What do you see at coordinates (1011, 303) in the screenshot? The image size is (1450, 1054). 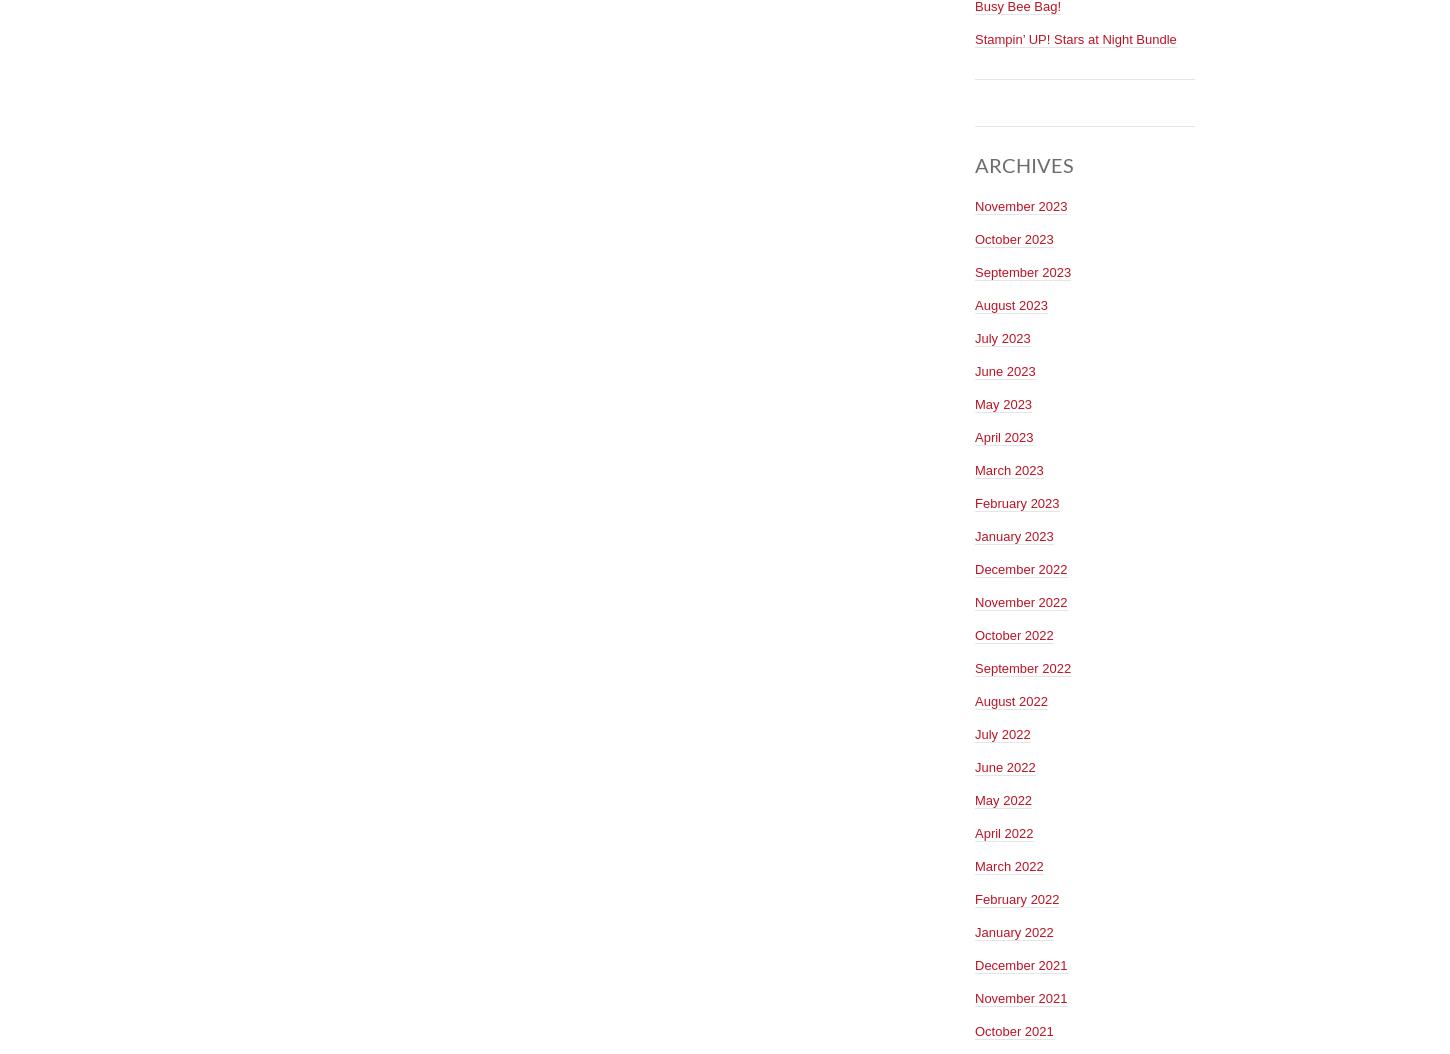 I see `'August 2023'` at bounding box center [1011, 303].